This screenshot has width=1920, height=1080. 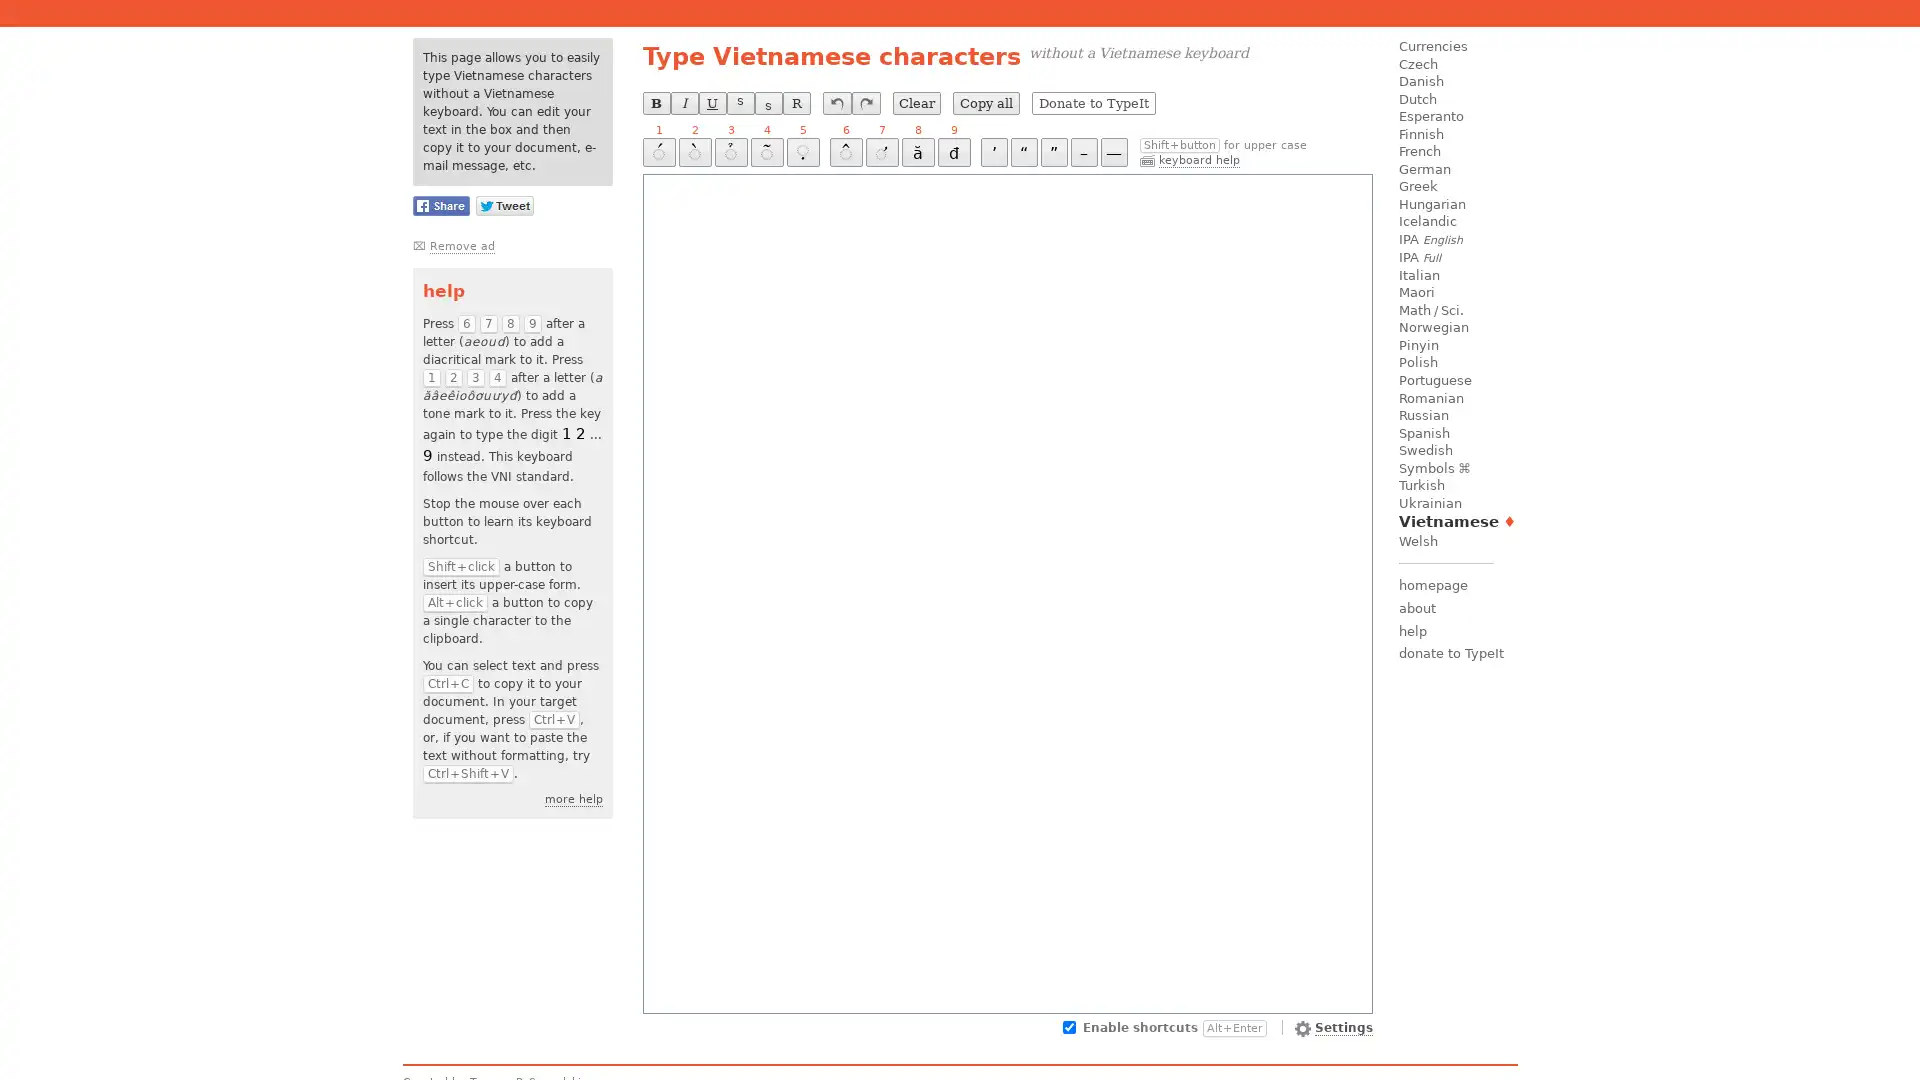 What do you see at coordinates (795, 103) in the screenshot?
I see `R` at bounding box center [795, 103].